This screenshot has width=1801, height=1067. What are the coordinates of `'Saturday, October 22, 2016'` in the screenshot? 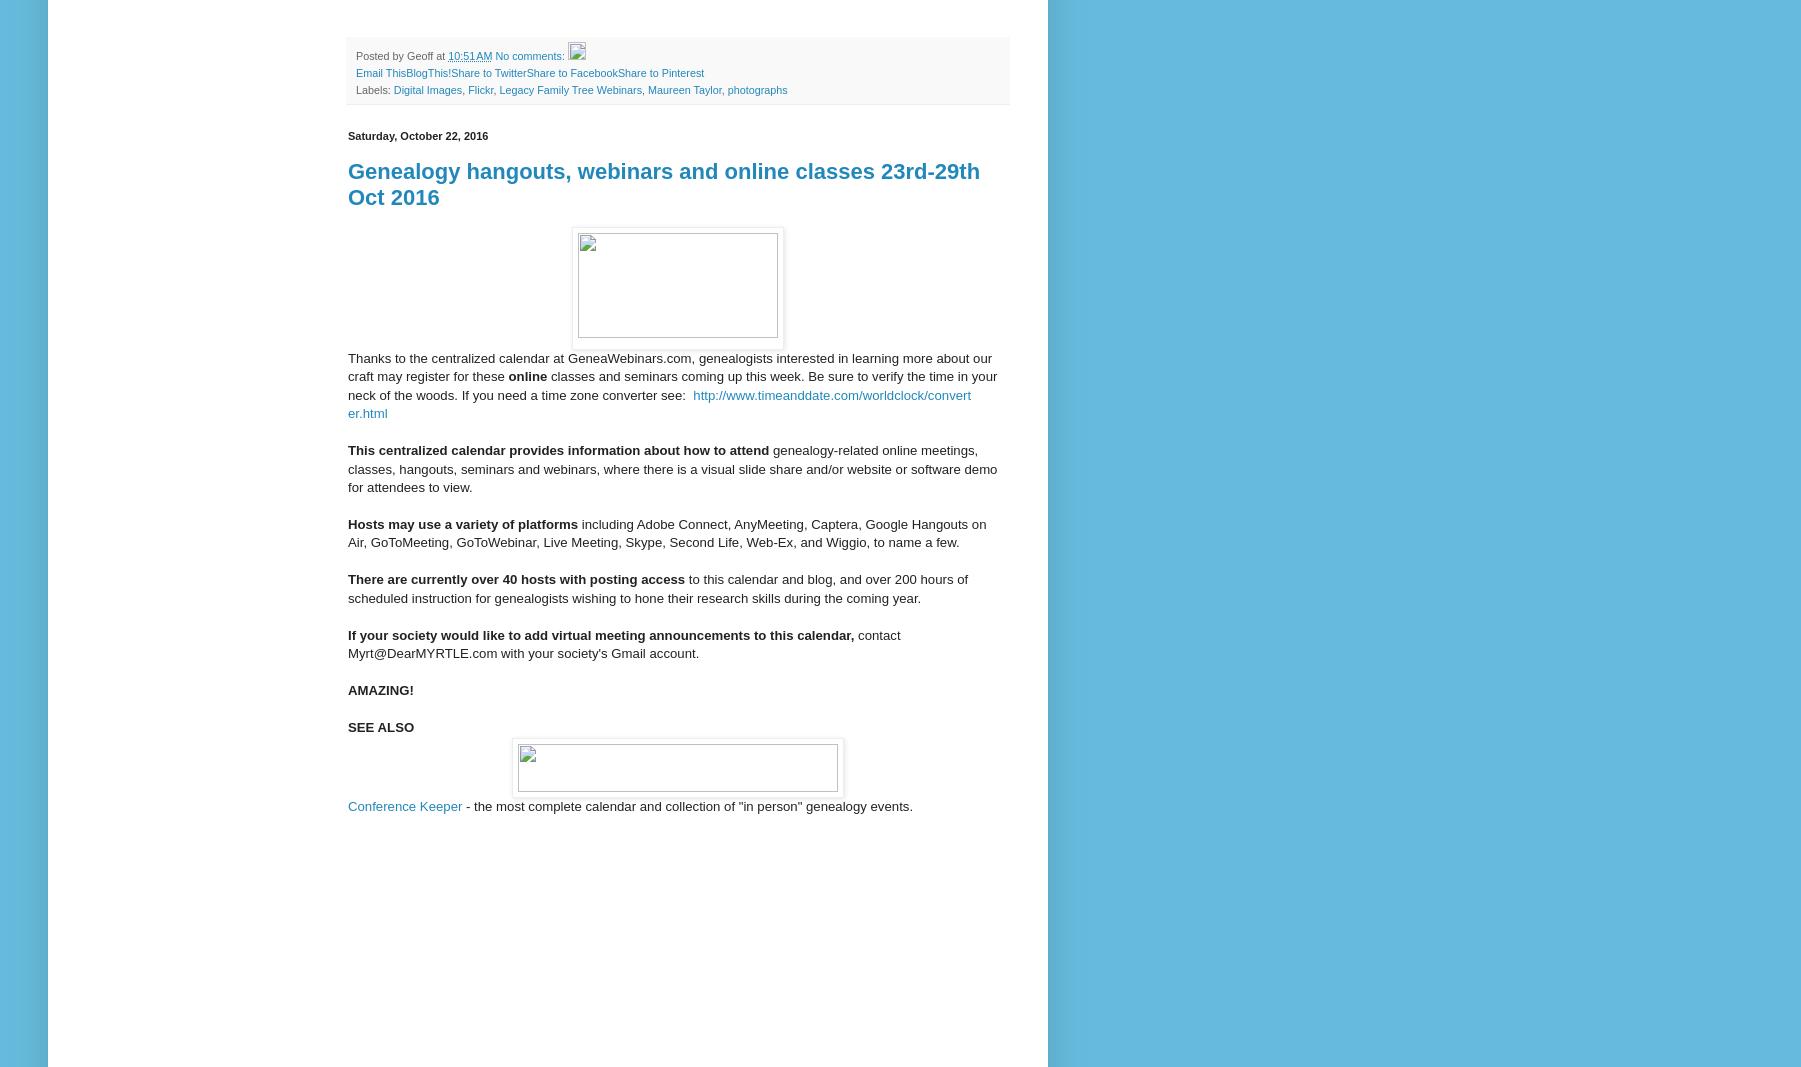 It's located at (417, 135).